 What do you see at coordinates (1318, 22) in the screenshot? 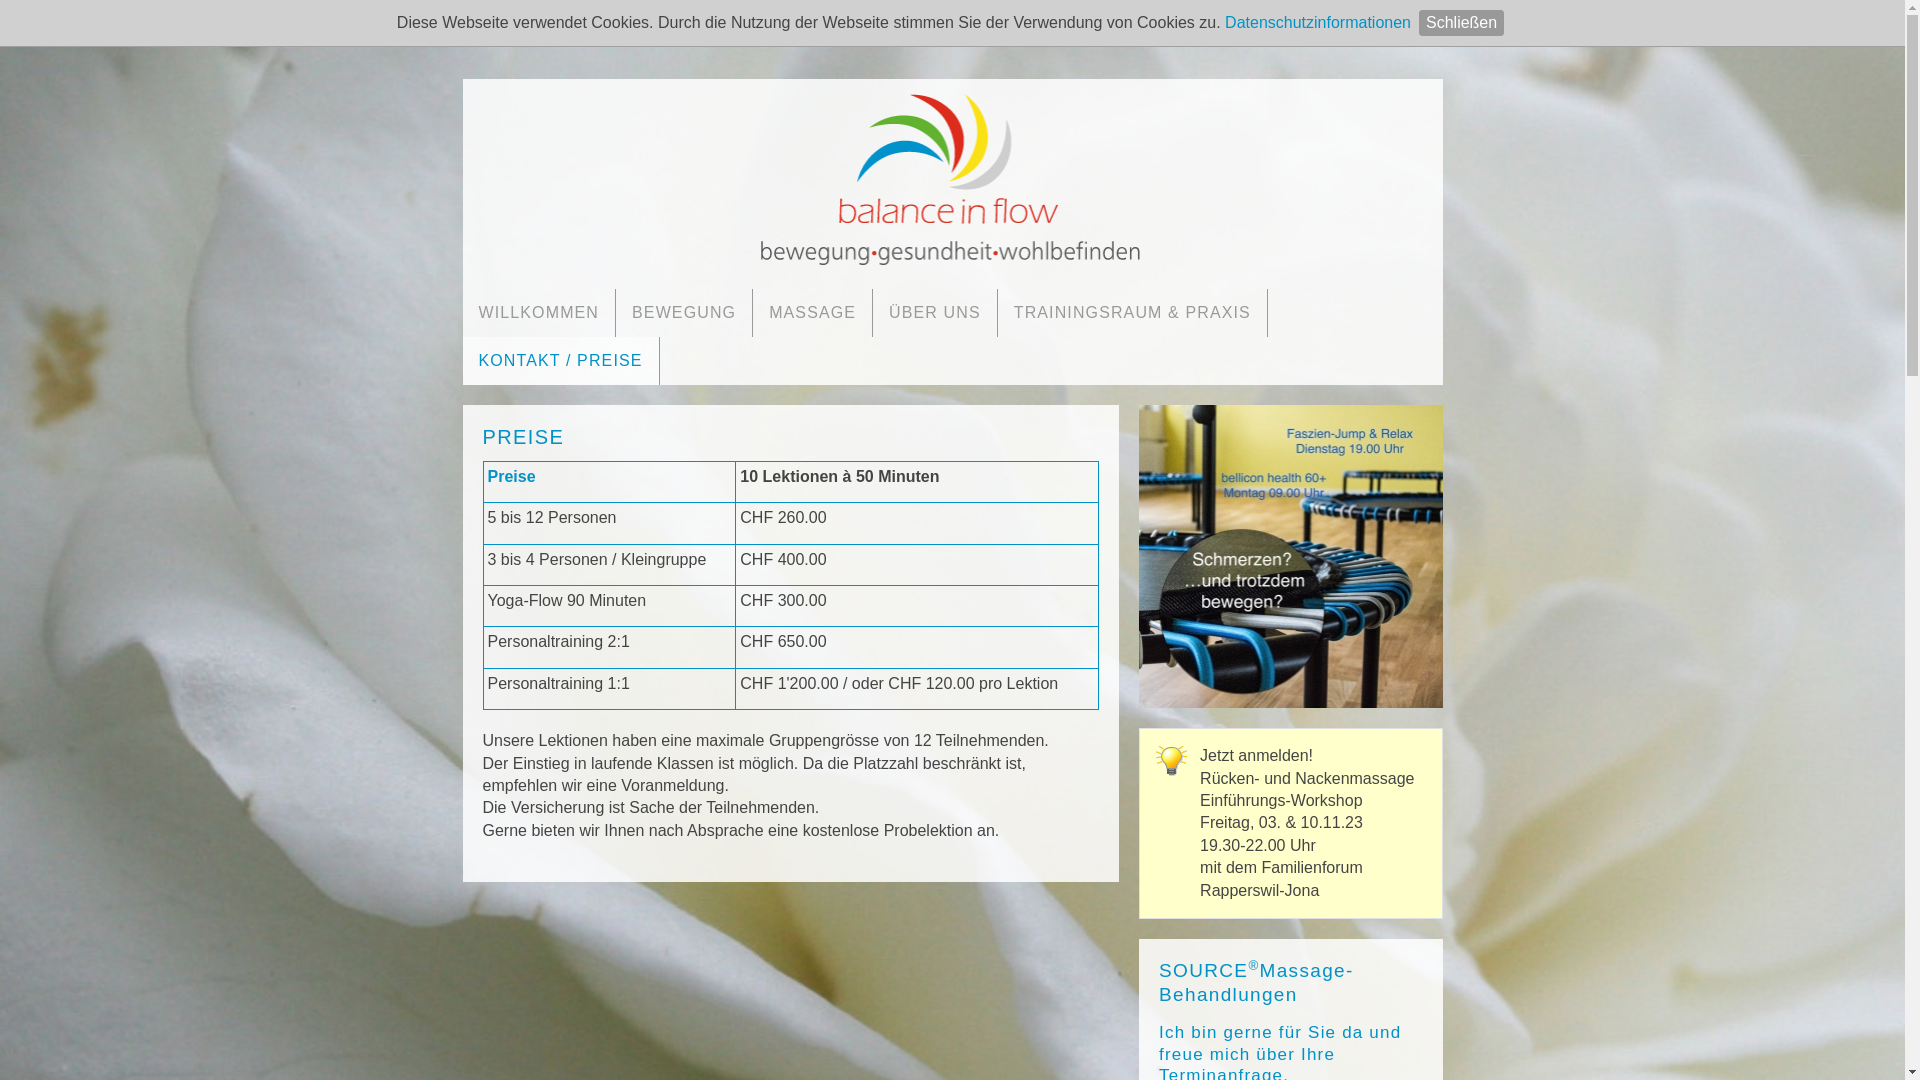
I see `'Datenschutzinformationen'` at bounding box center [1318, 22].